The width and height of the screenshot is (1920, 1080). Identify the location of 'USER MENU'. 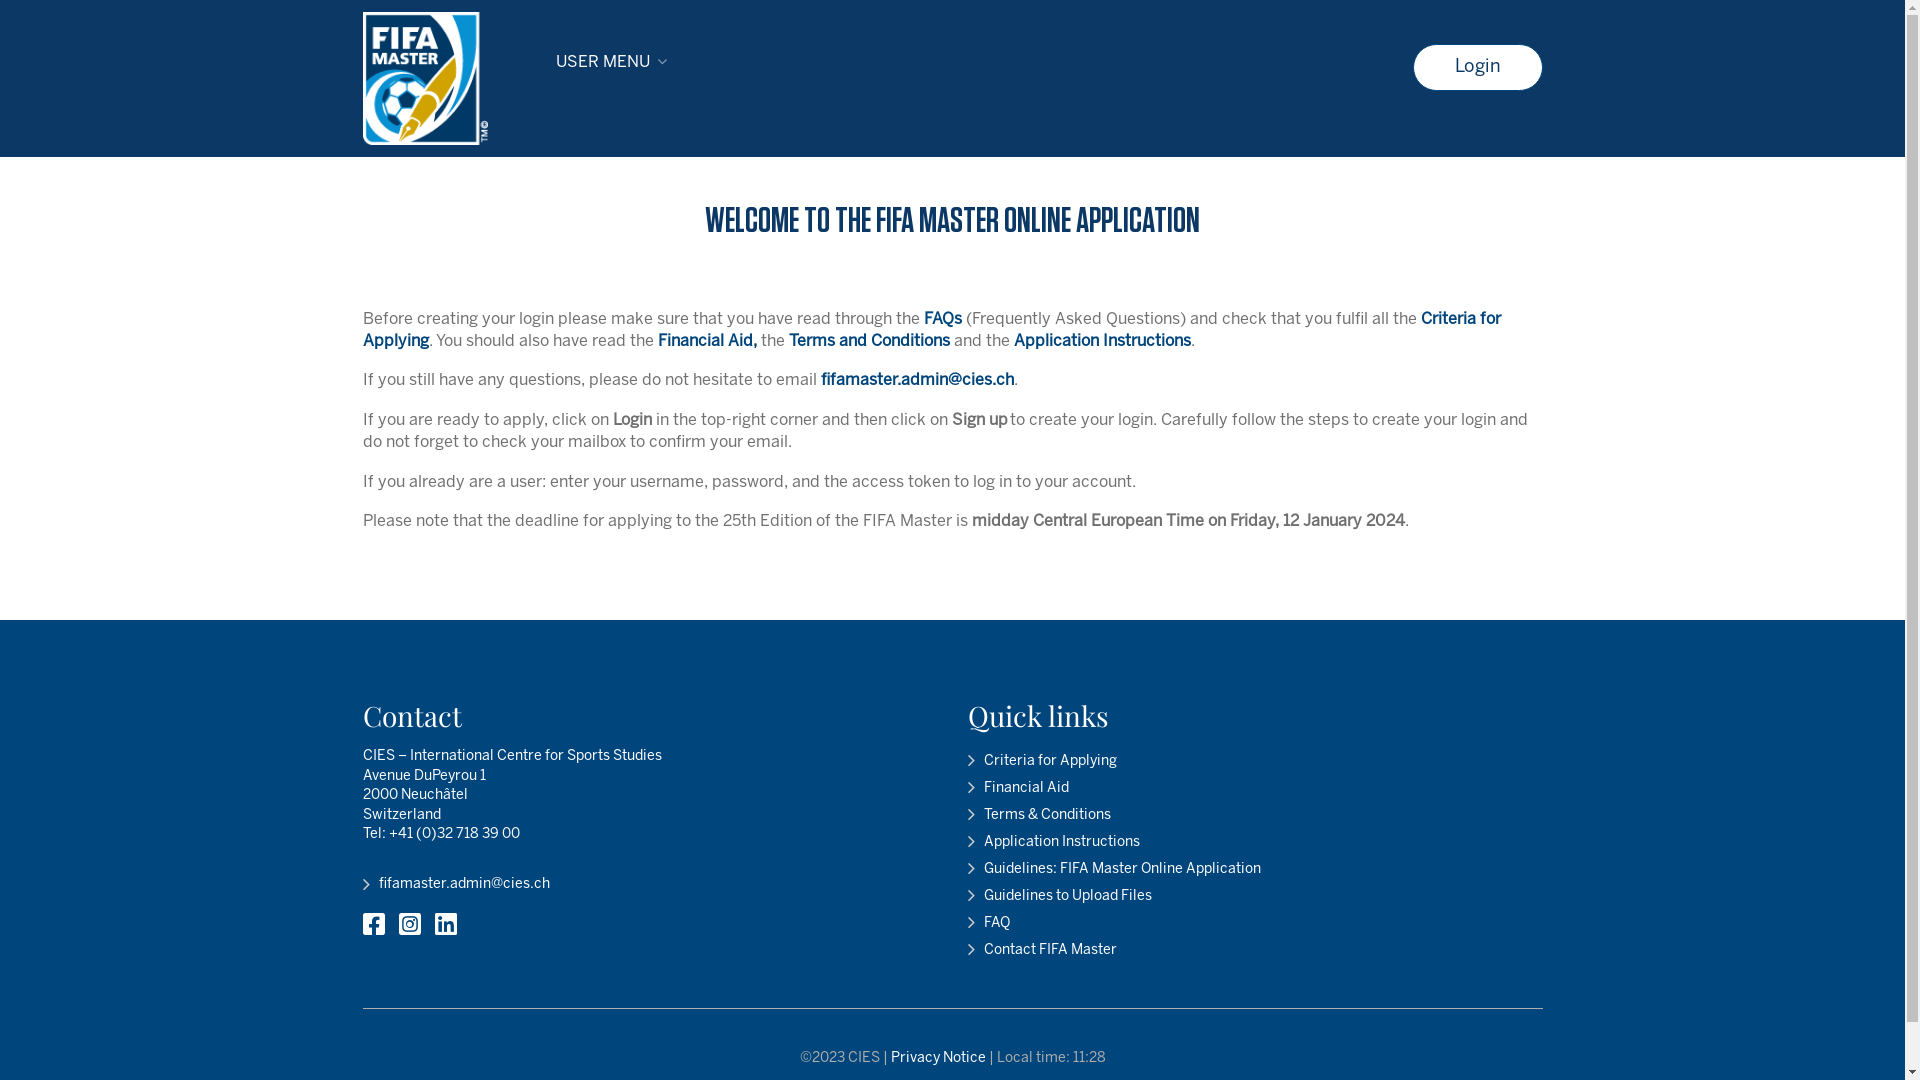
(609, 61).